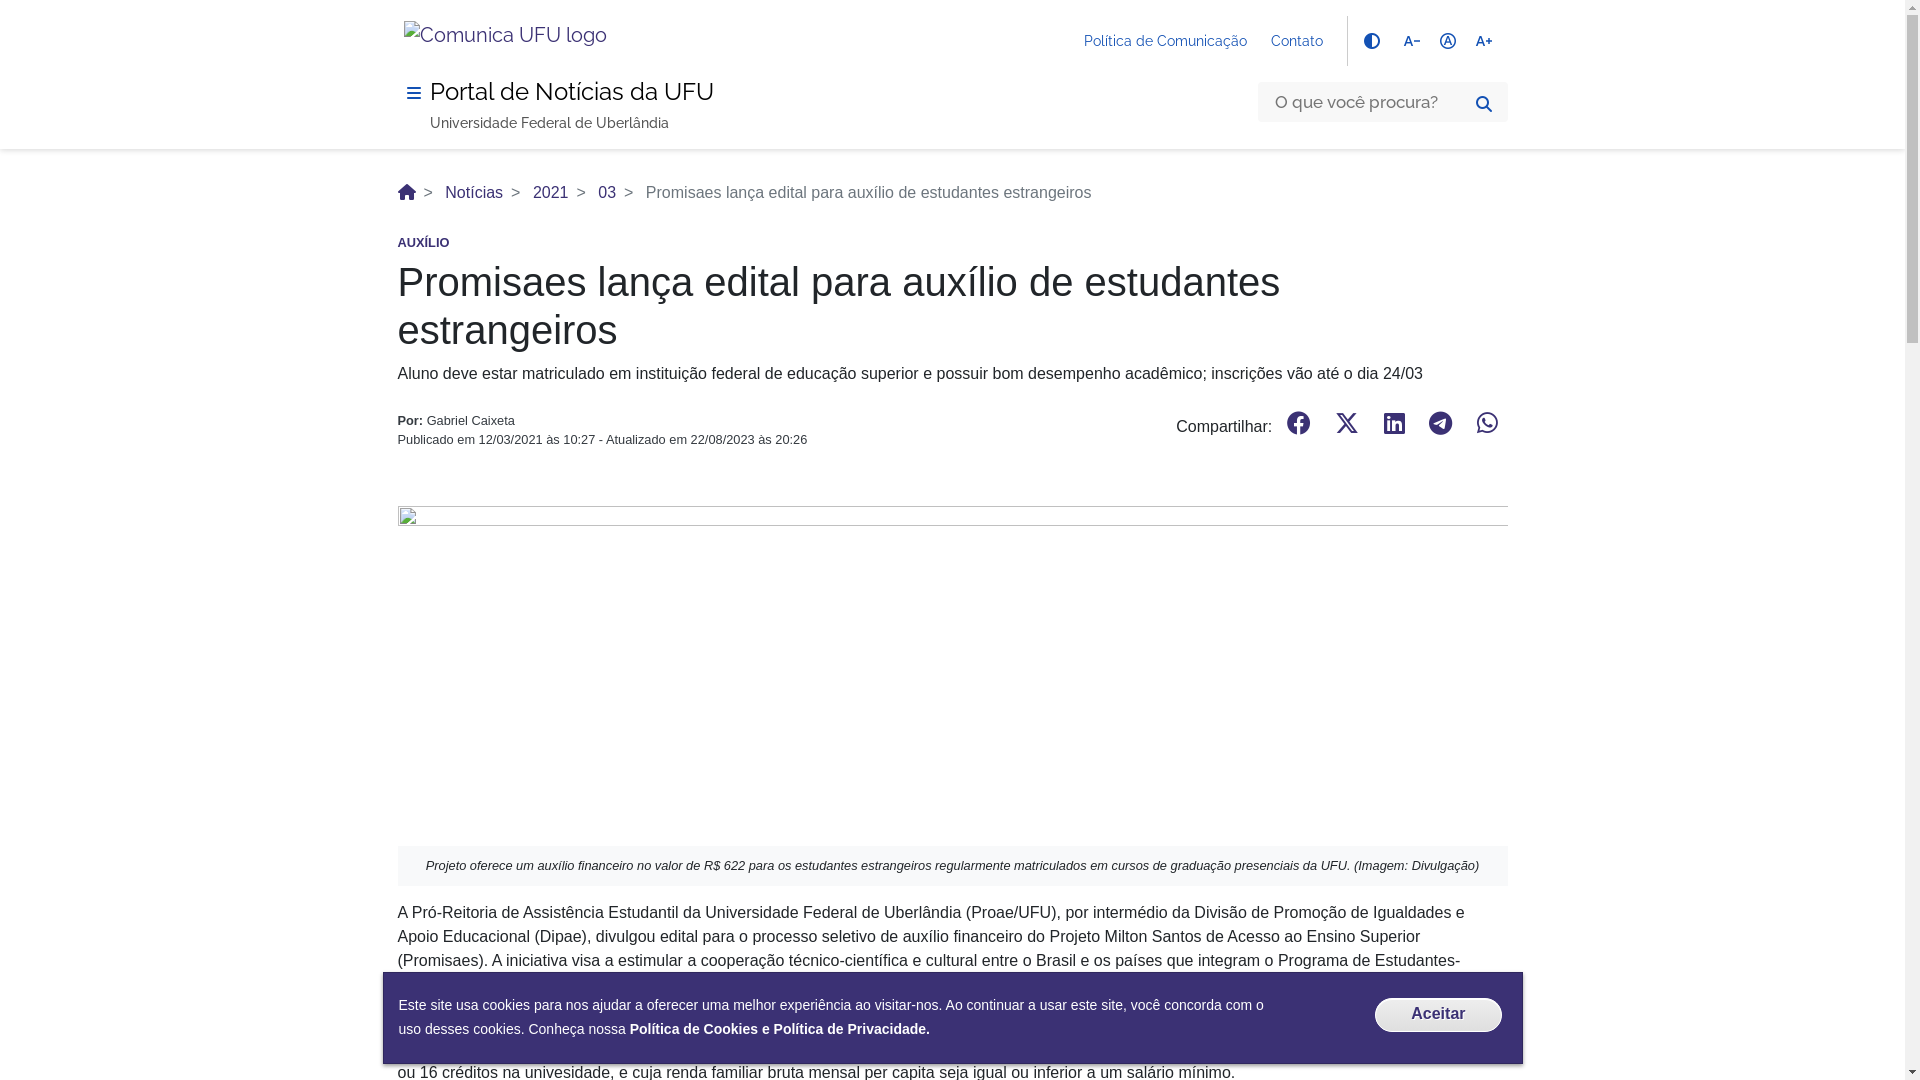 The image size is (1920, 1080). I want to click on 'text_increase', so click(1483, 41).